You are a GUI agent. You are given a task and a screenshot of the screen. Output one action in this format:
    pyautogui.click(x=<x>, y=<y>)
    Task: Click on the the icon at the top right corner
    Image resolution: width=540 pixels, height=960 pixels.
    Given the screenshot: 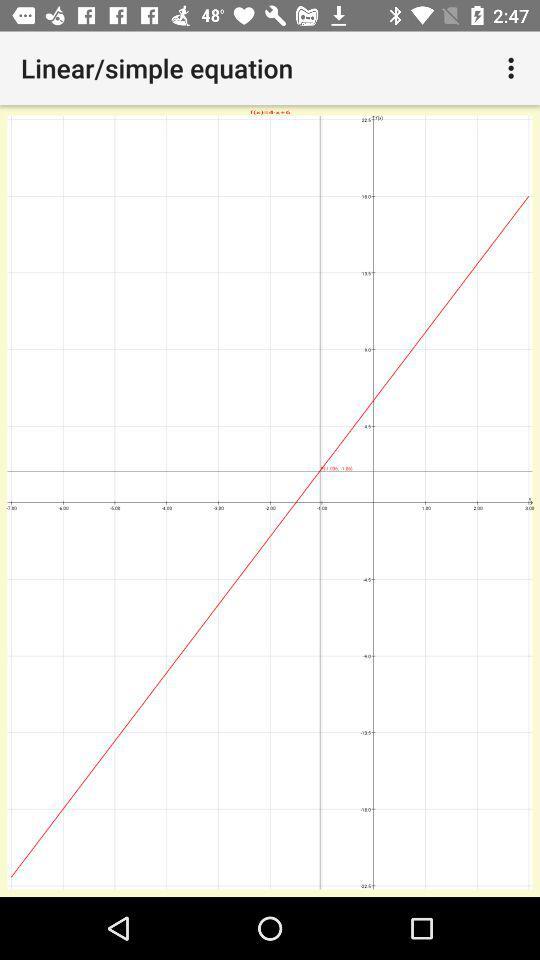 What is the action you would take?
    pyautogui.click(x=513, y=68)
    